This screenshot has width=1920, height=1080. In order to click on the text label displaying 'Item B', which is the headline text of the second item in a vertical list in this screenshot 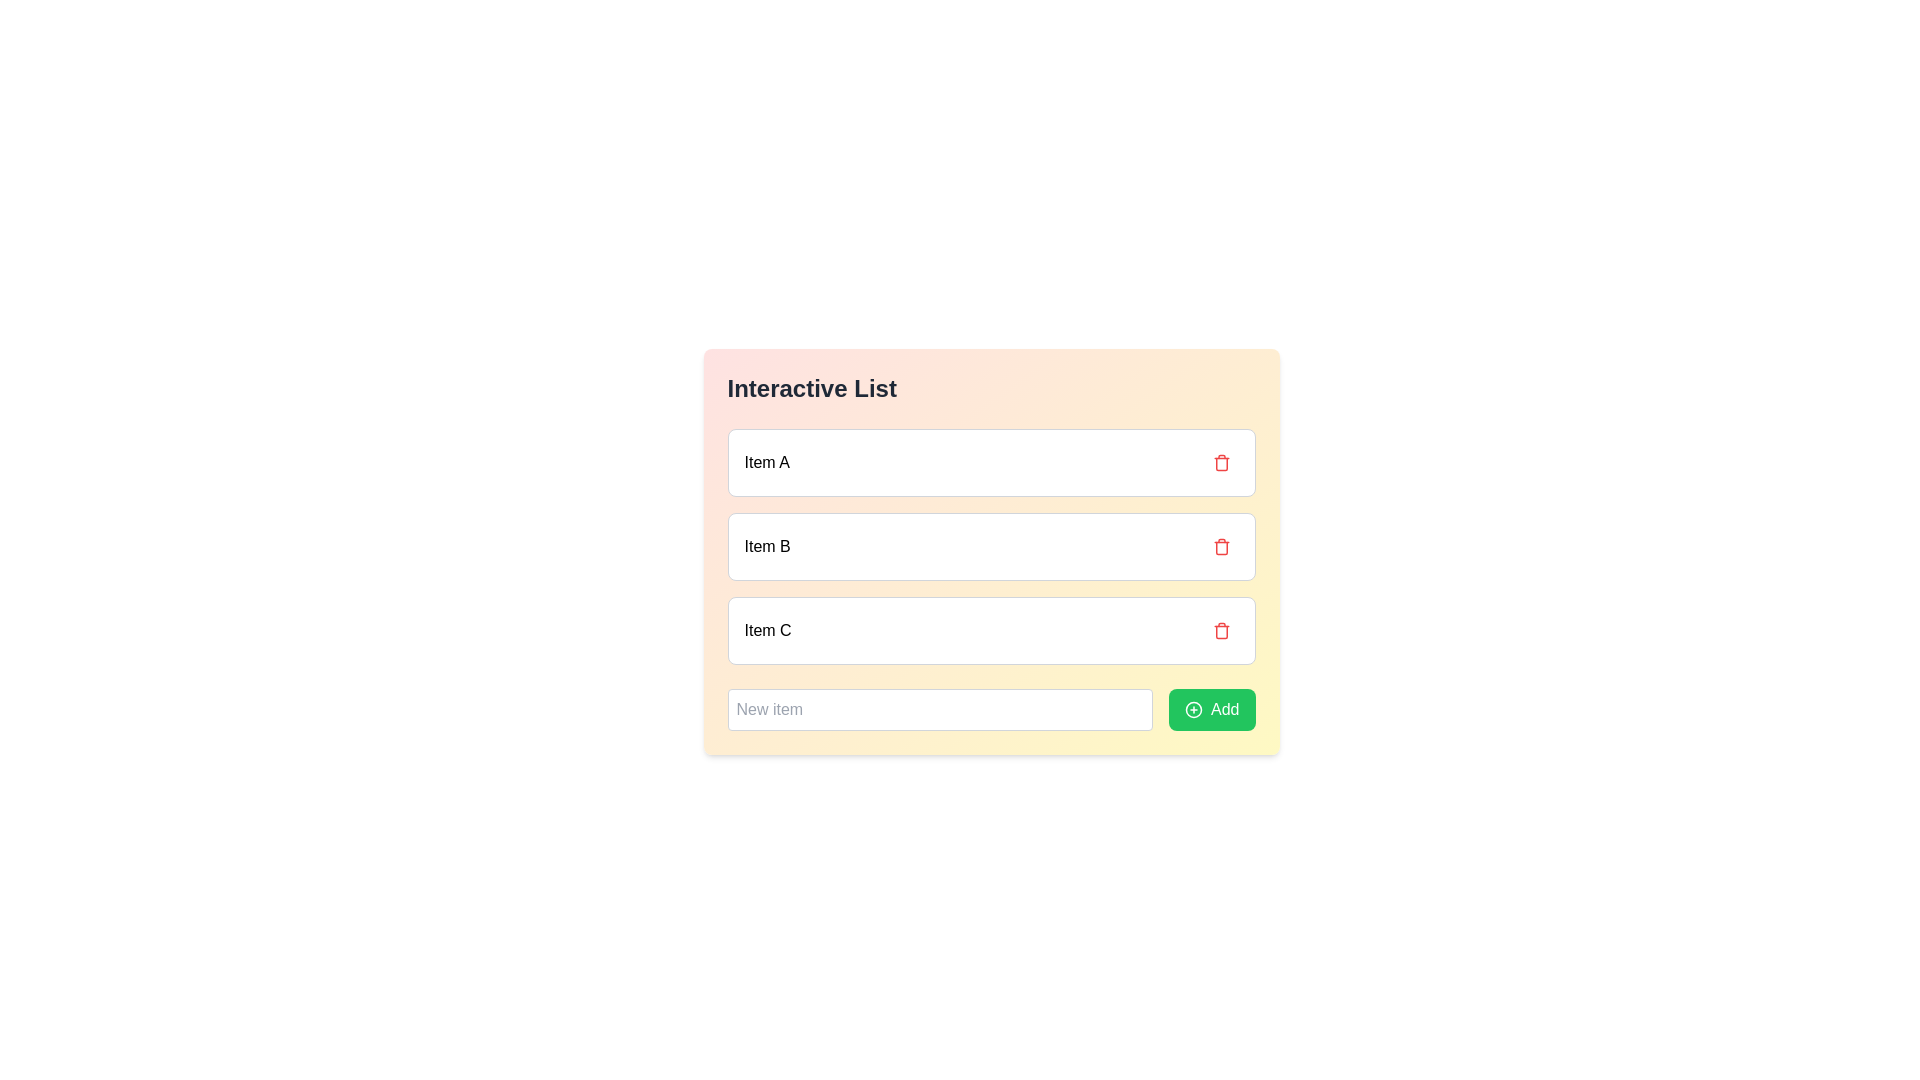, I will do `click(766, 547)`.